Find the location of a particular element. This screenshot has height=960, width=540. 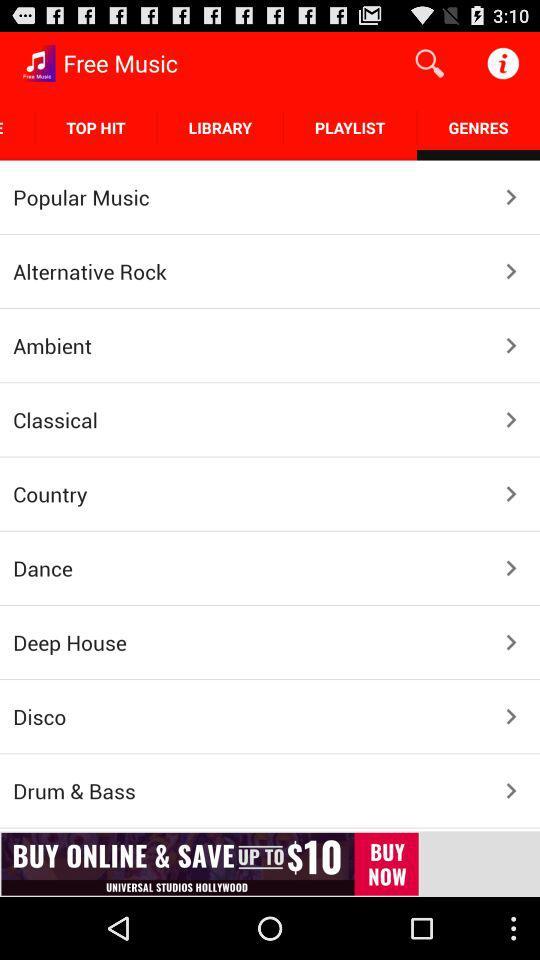

advertisement page is located at coordinates (270, 863).